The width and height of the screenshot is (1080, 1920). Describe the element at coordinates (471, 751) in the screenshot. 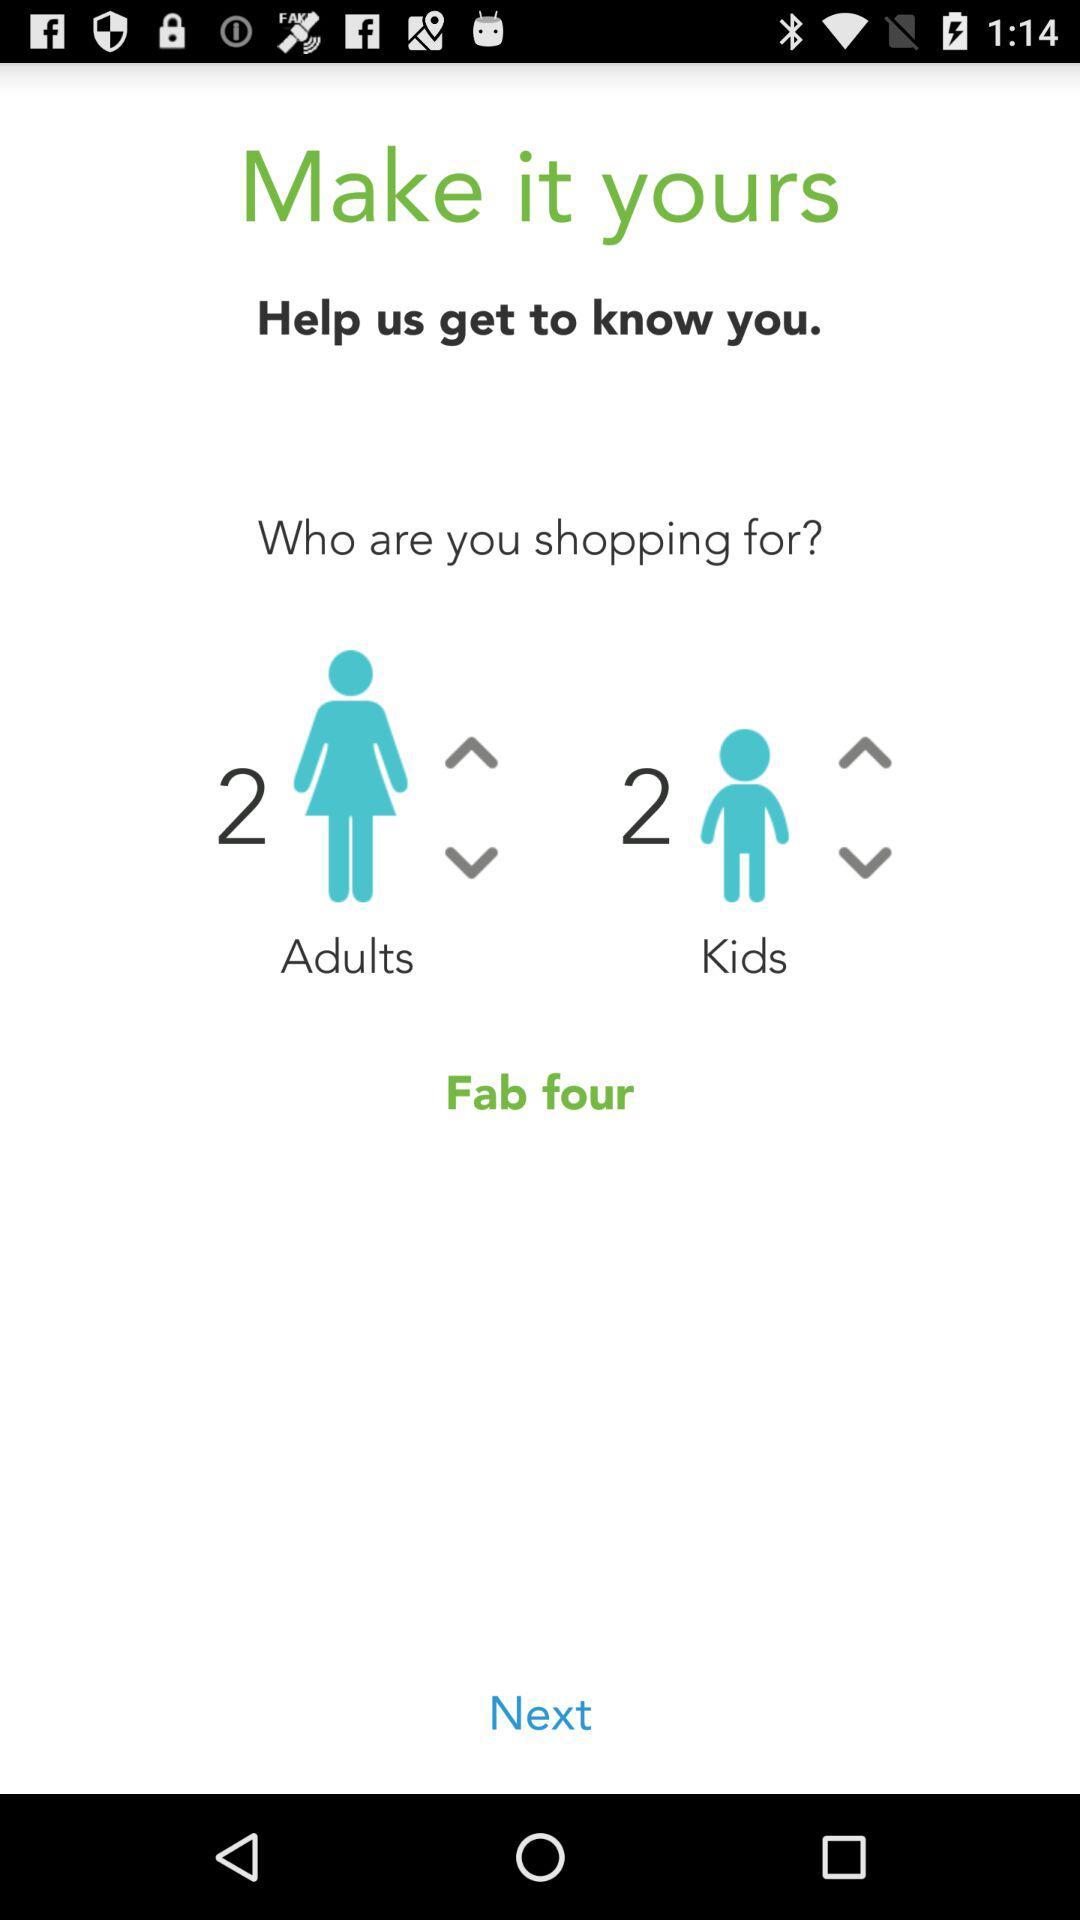

I see `increase adult count` at that location.